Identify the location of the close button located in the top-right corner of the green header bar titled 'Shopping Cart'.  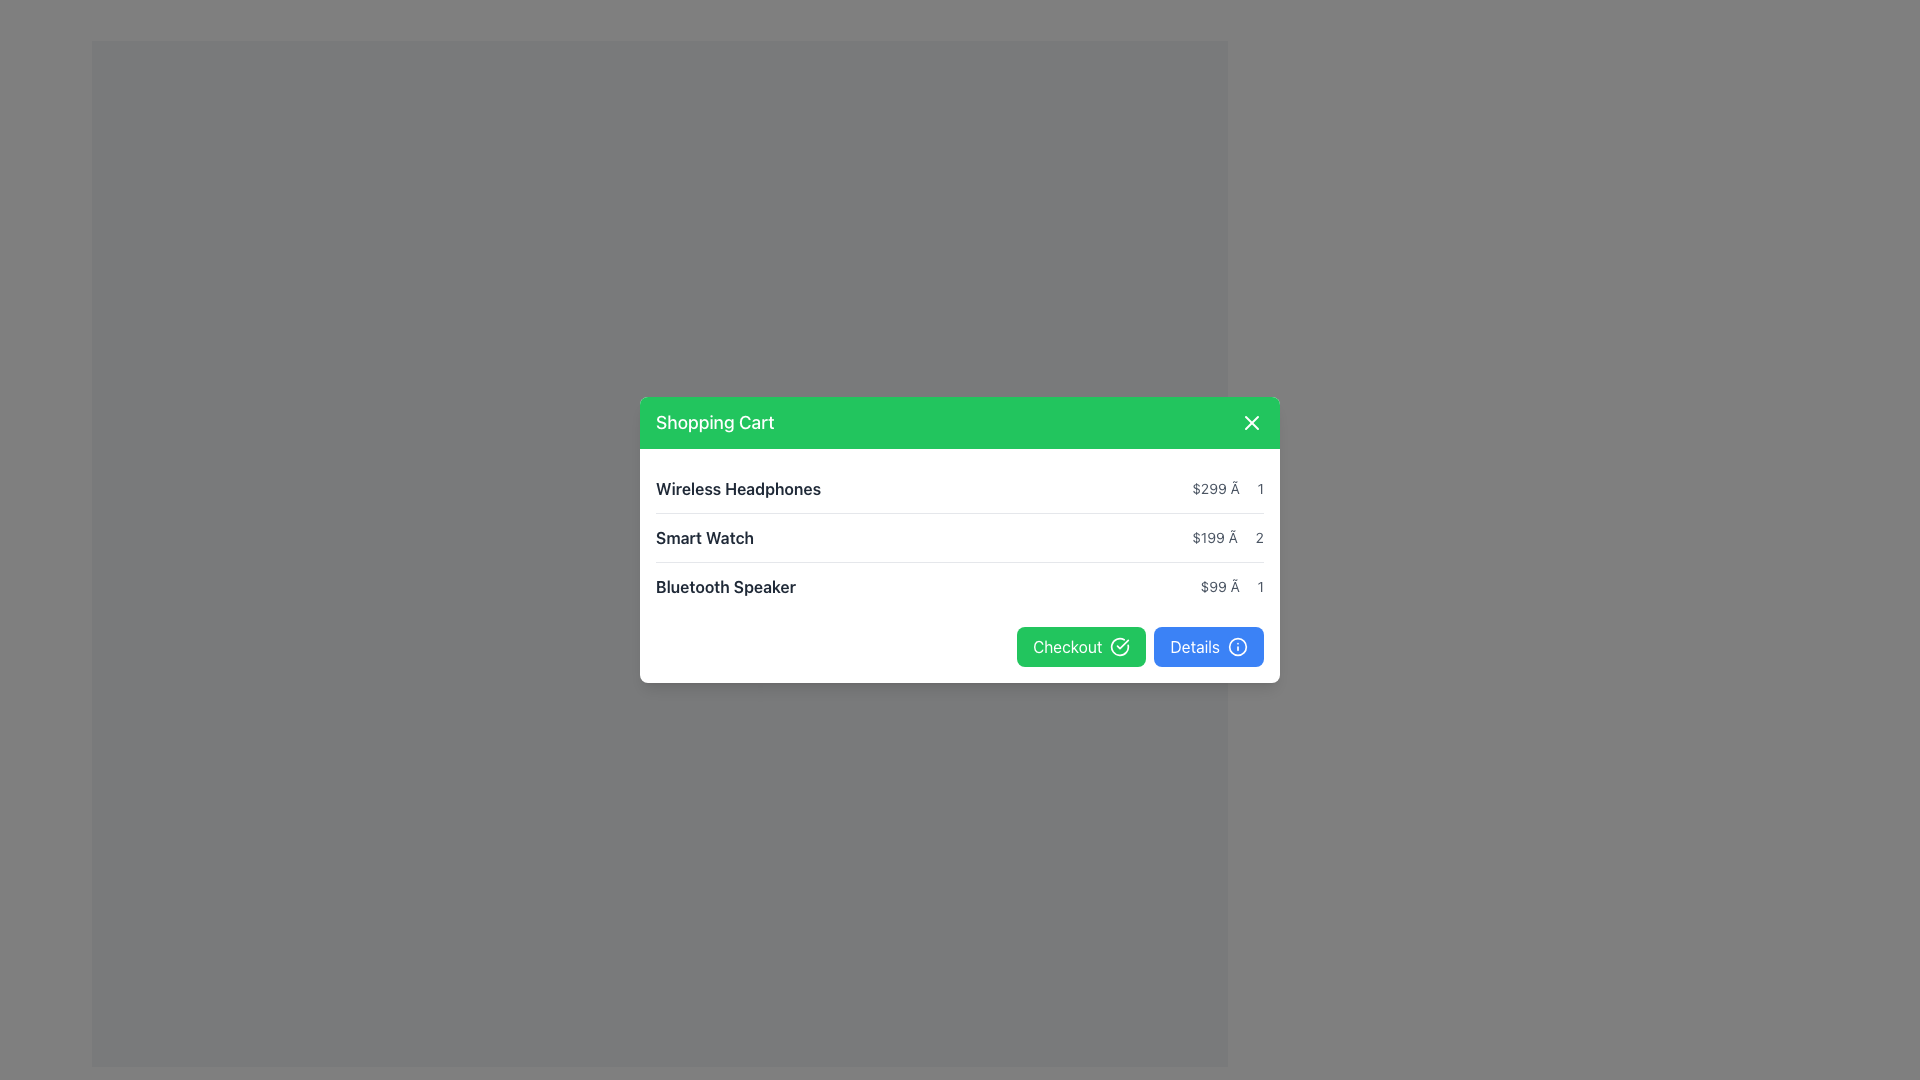
(1251, 422).